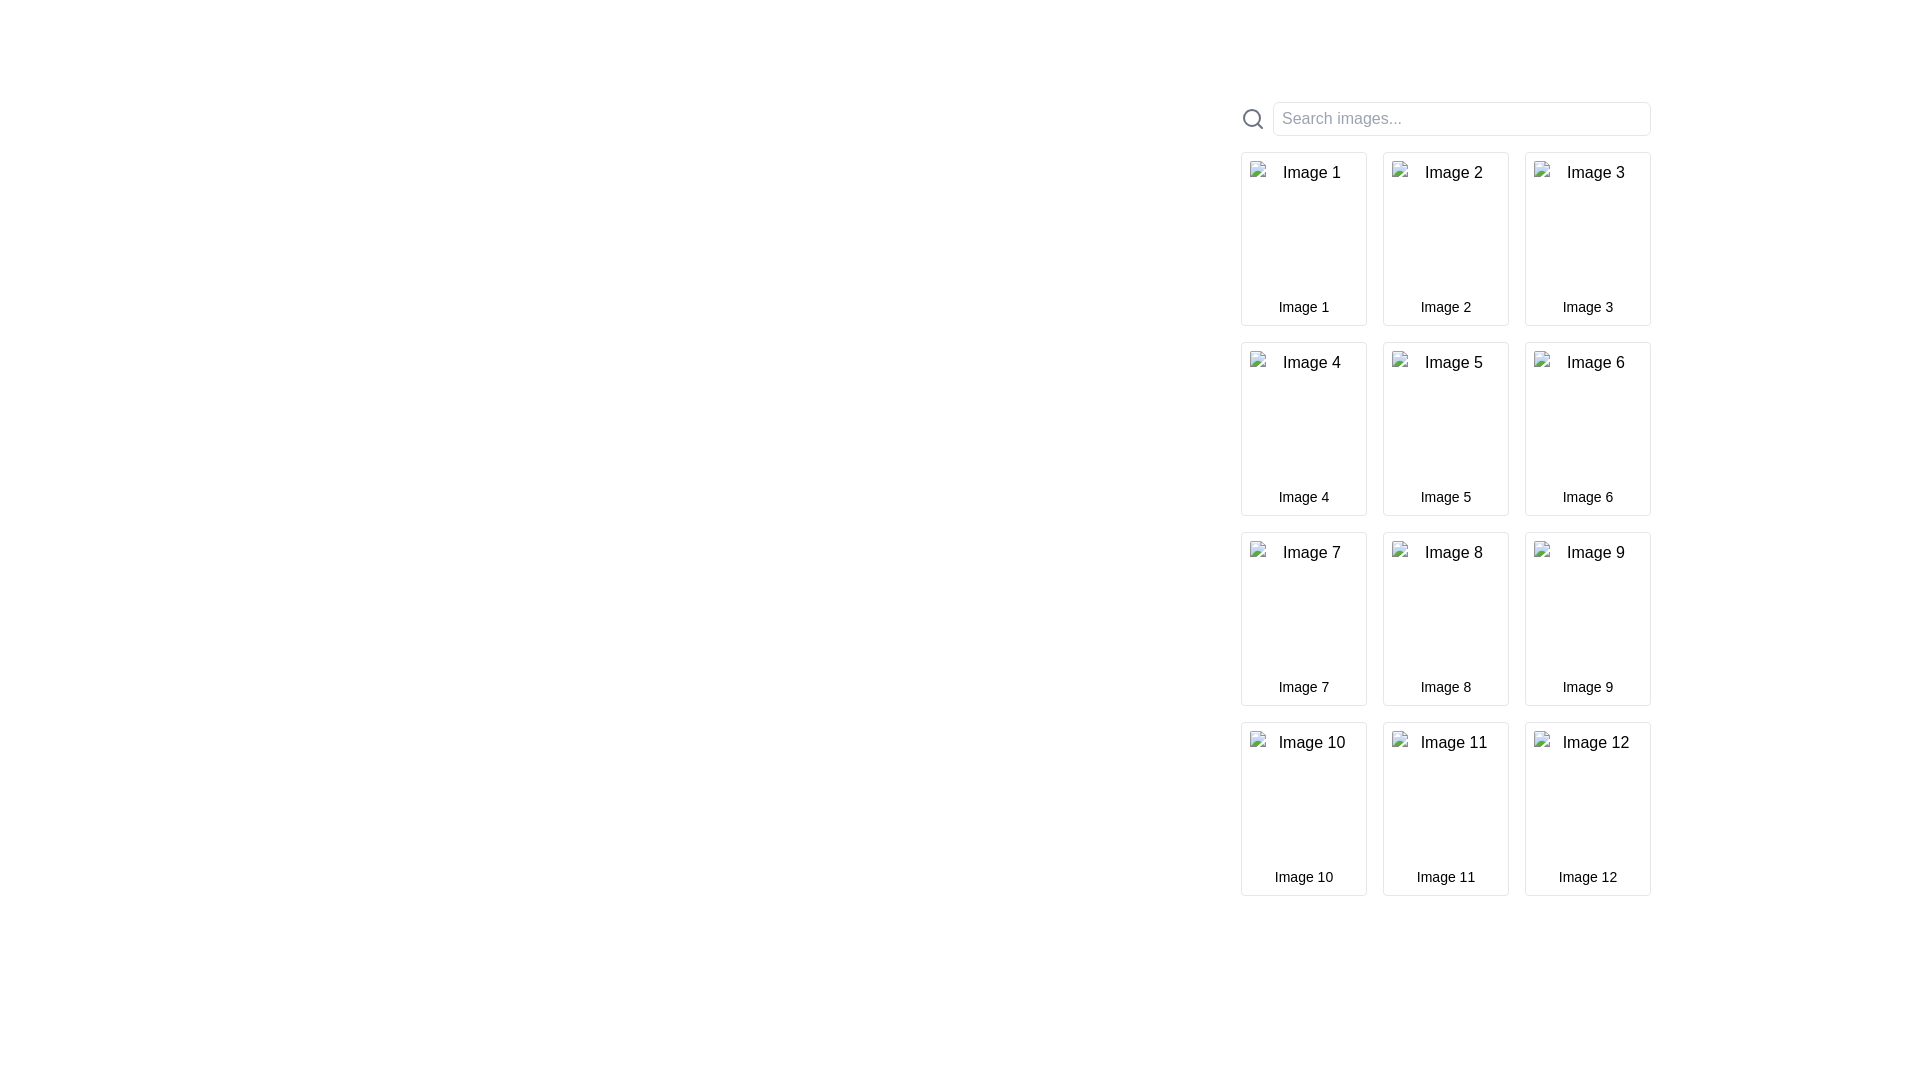 The width and height of the screenshot is (1920, 1080). Describe the element at coordinates (1304, 875) in the screenshot. I see `the text label displaying 'Image 10' located below the image thumbnail within the card-like structure` at that location.